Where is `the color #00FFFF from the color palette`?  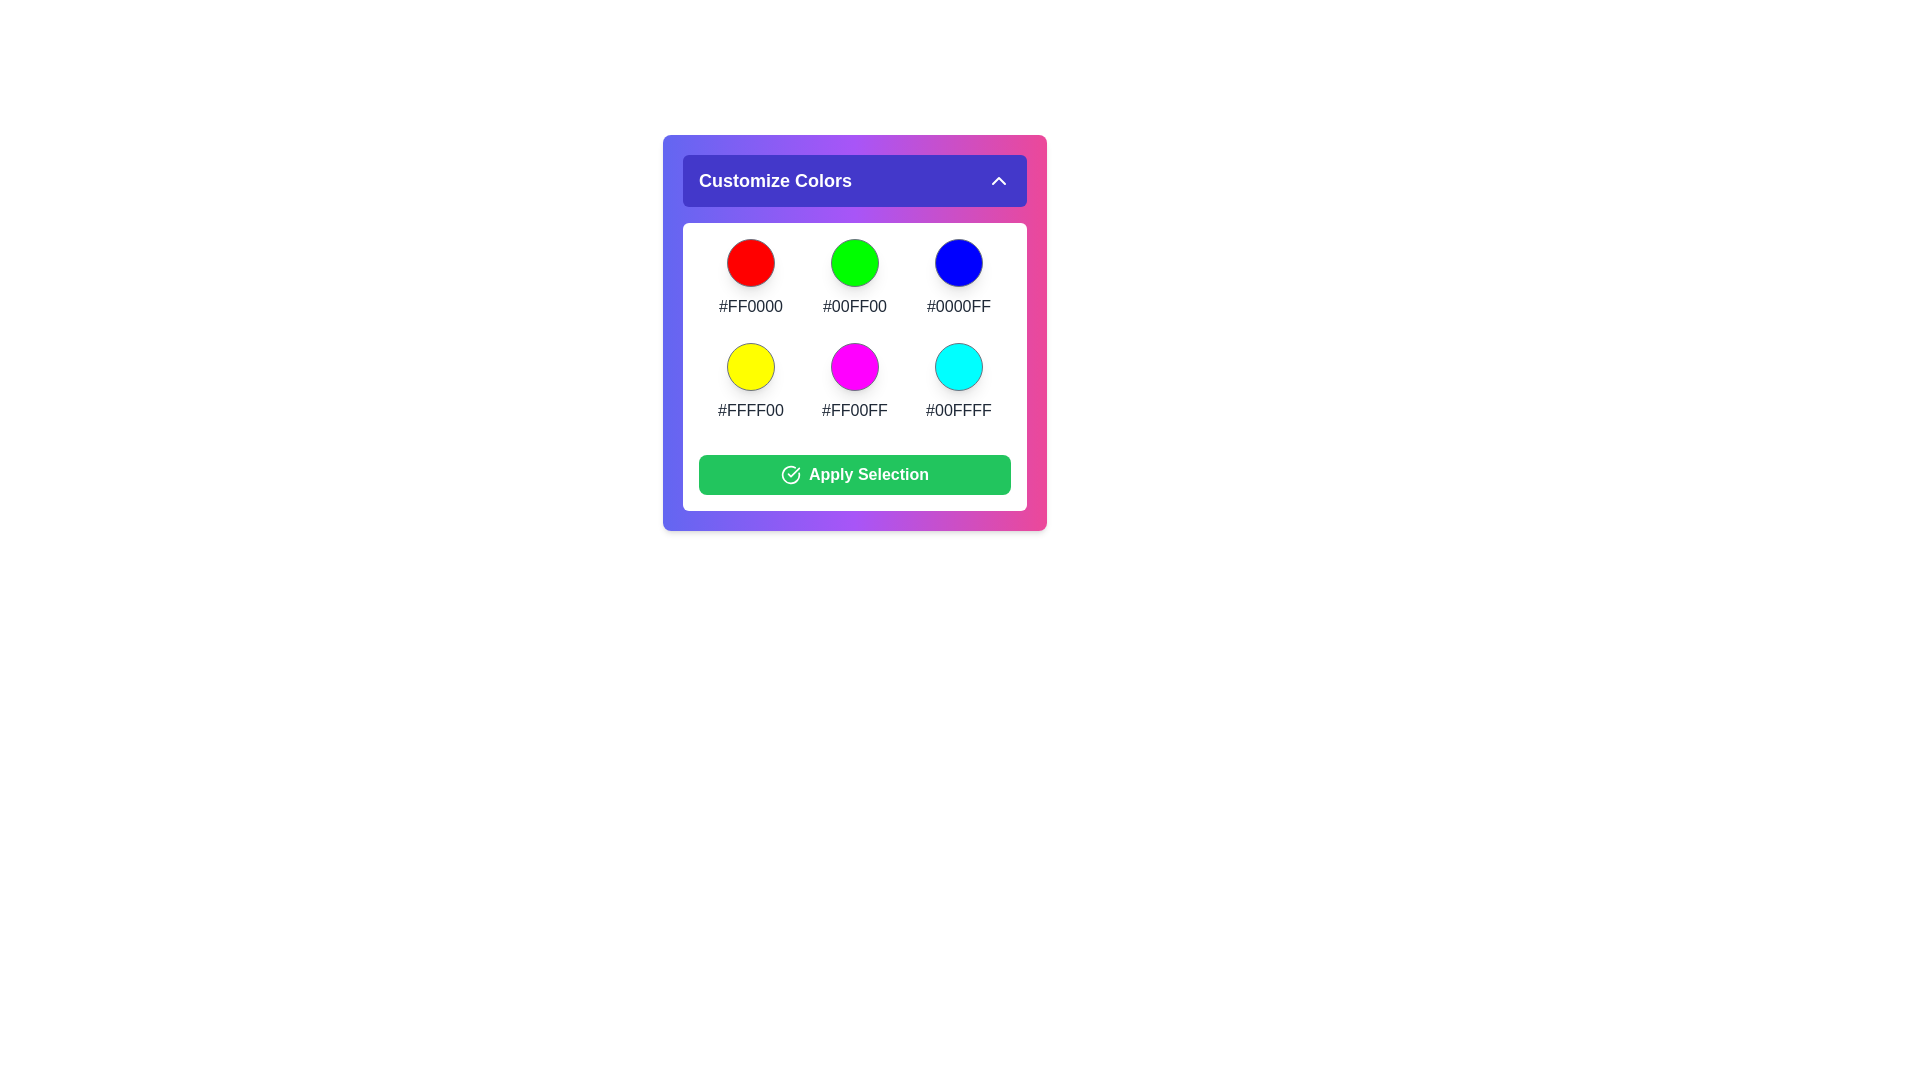 the color #00FFFF from the color palette is located at coordinates (958, 366).